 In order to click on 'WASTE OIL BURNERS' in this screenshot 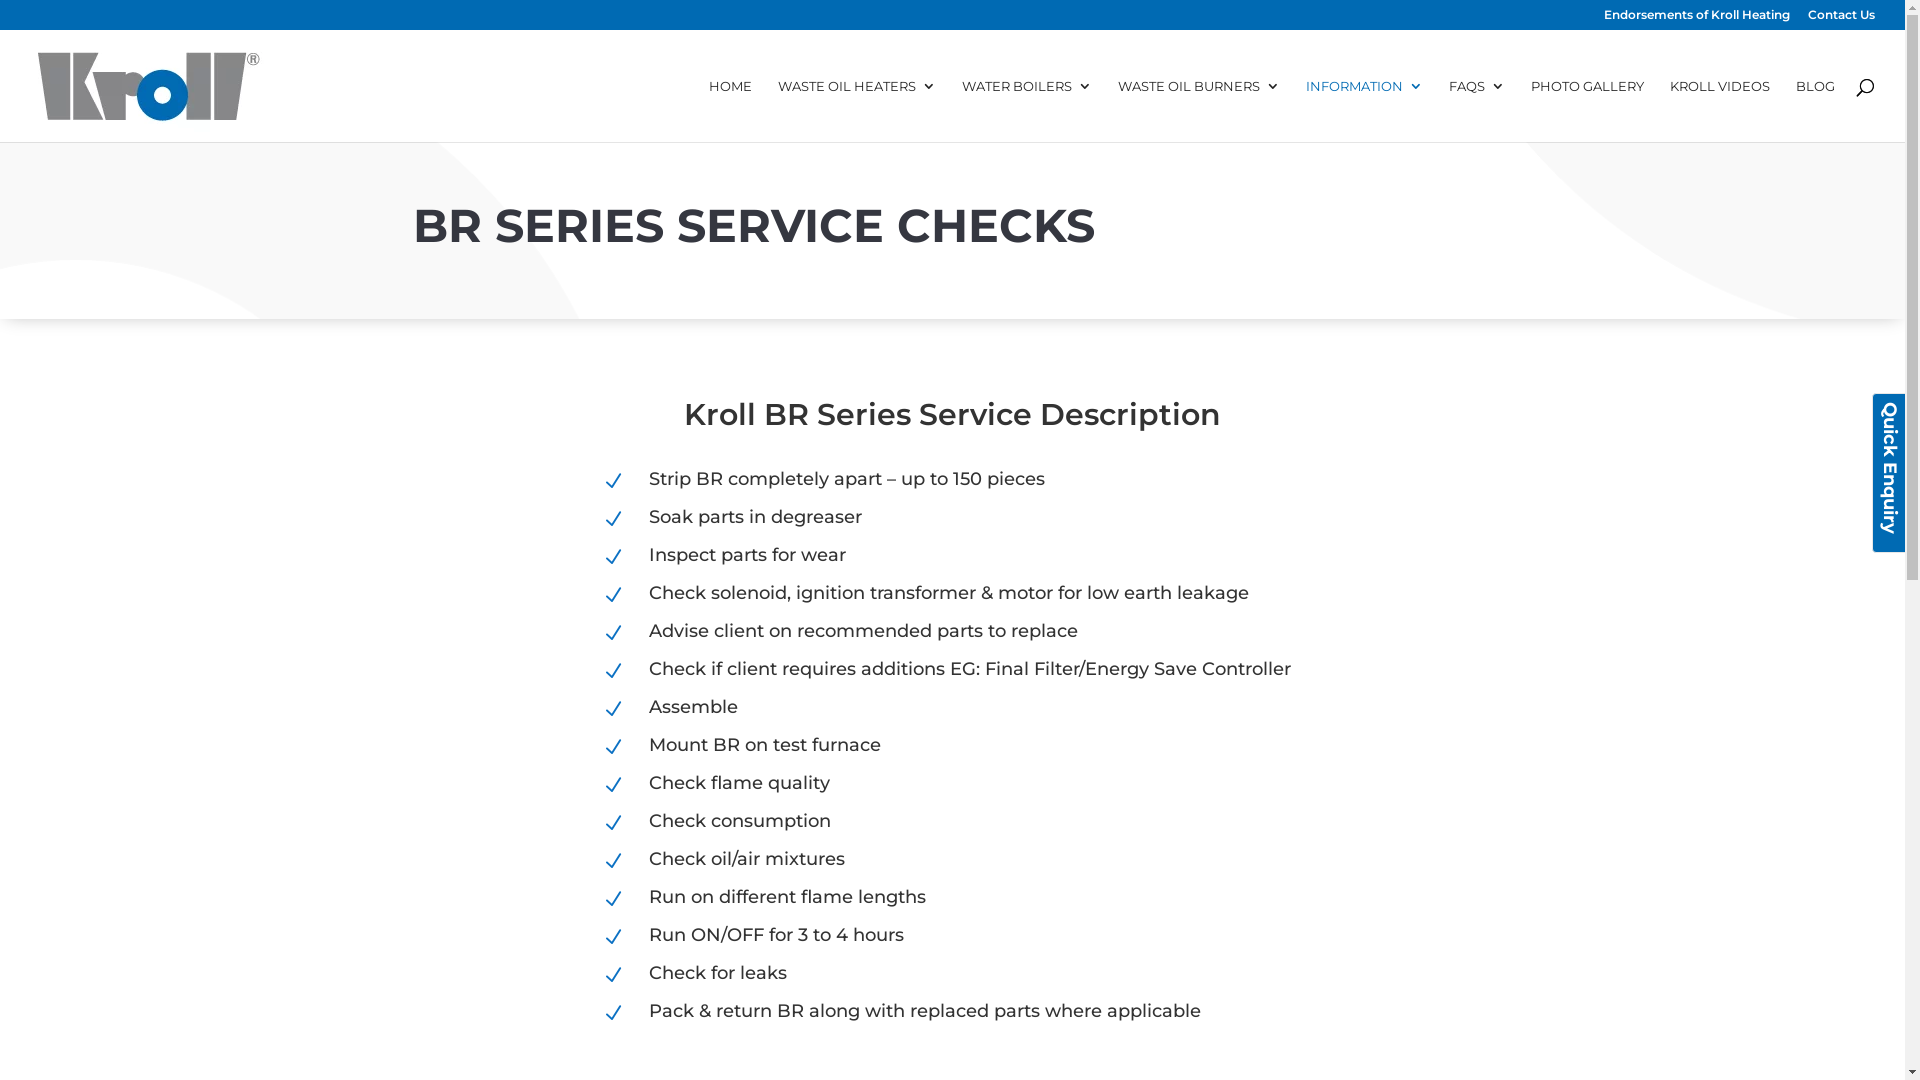, I will do `click(1199, 110)`.